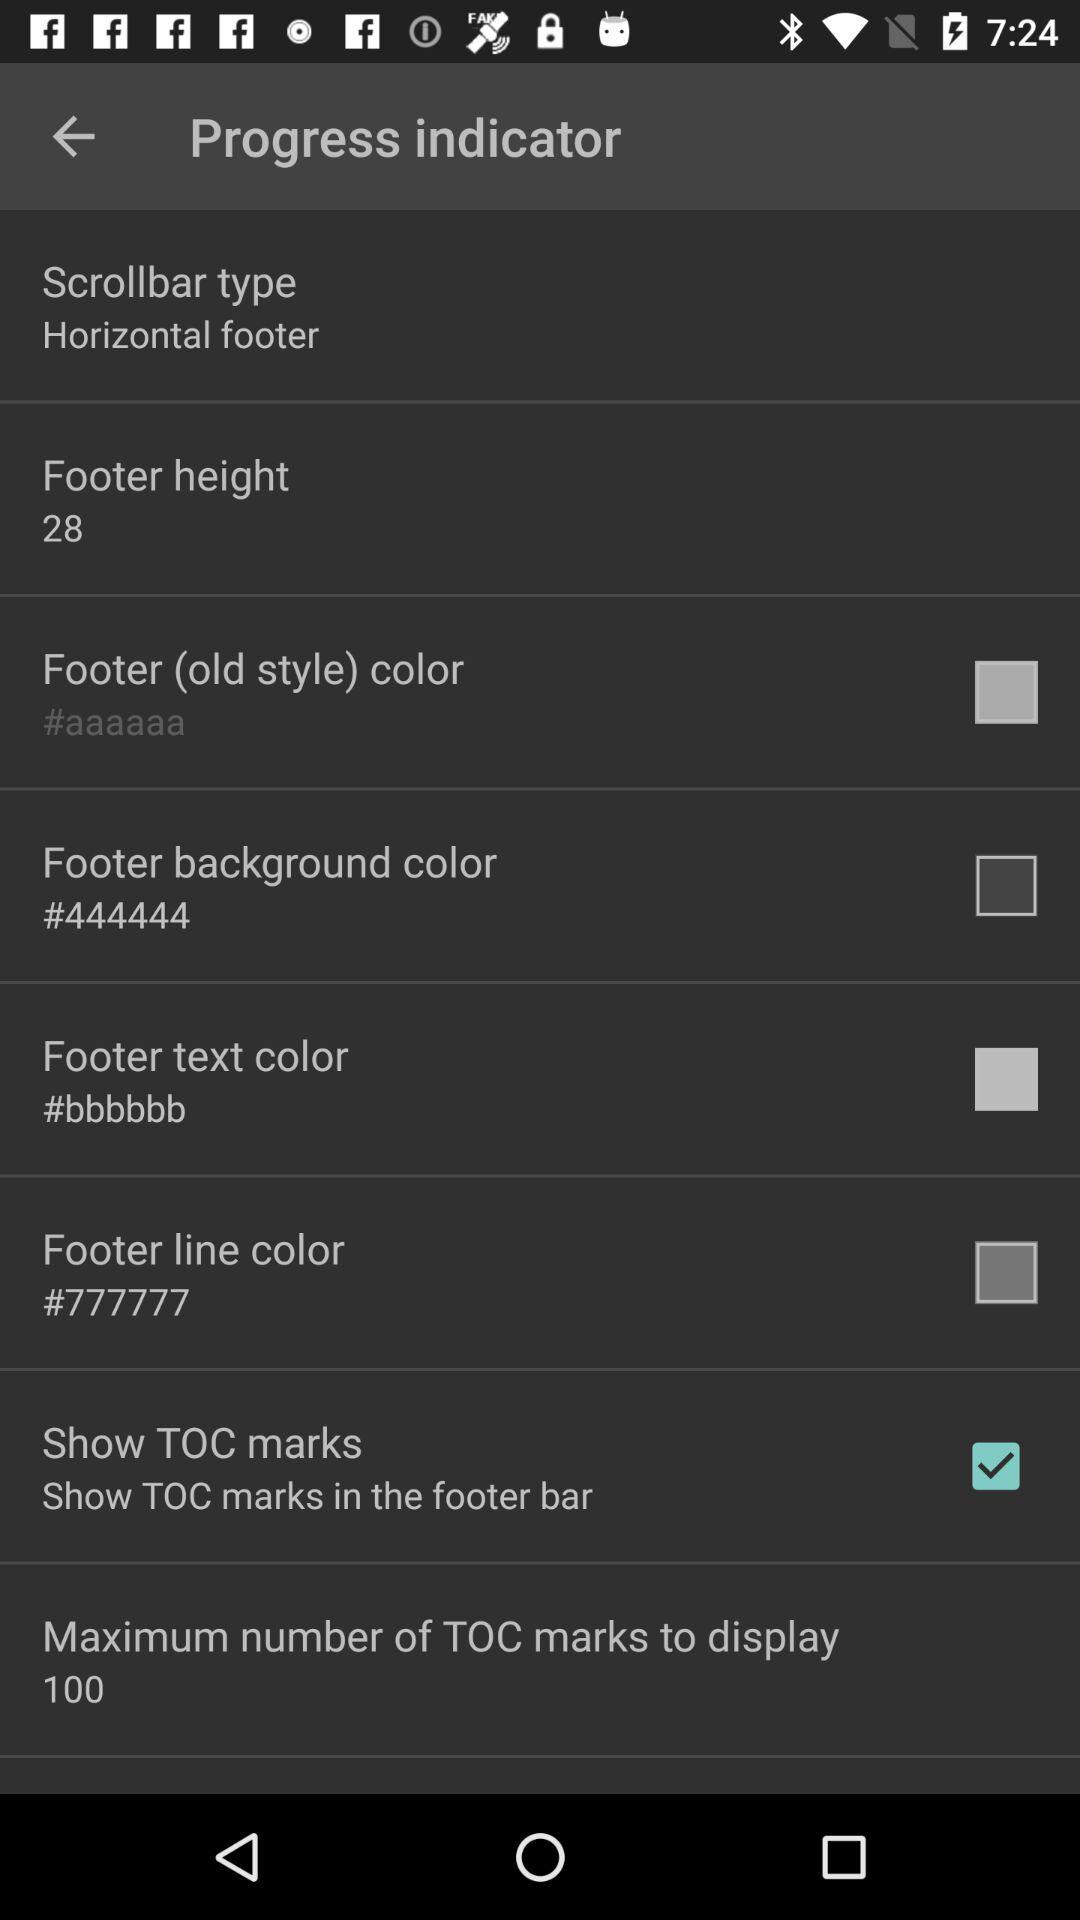 This screenshot has width=1080, height=1920. I want to click on #444444 icon, so click(116, 913).